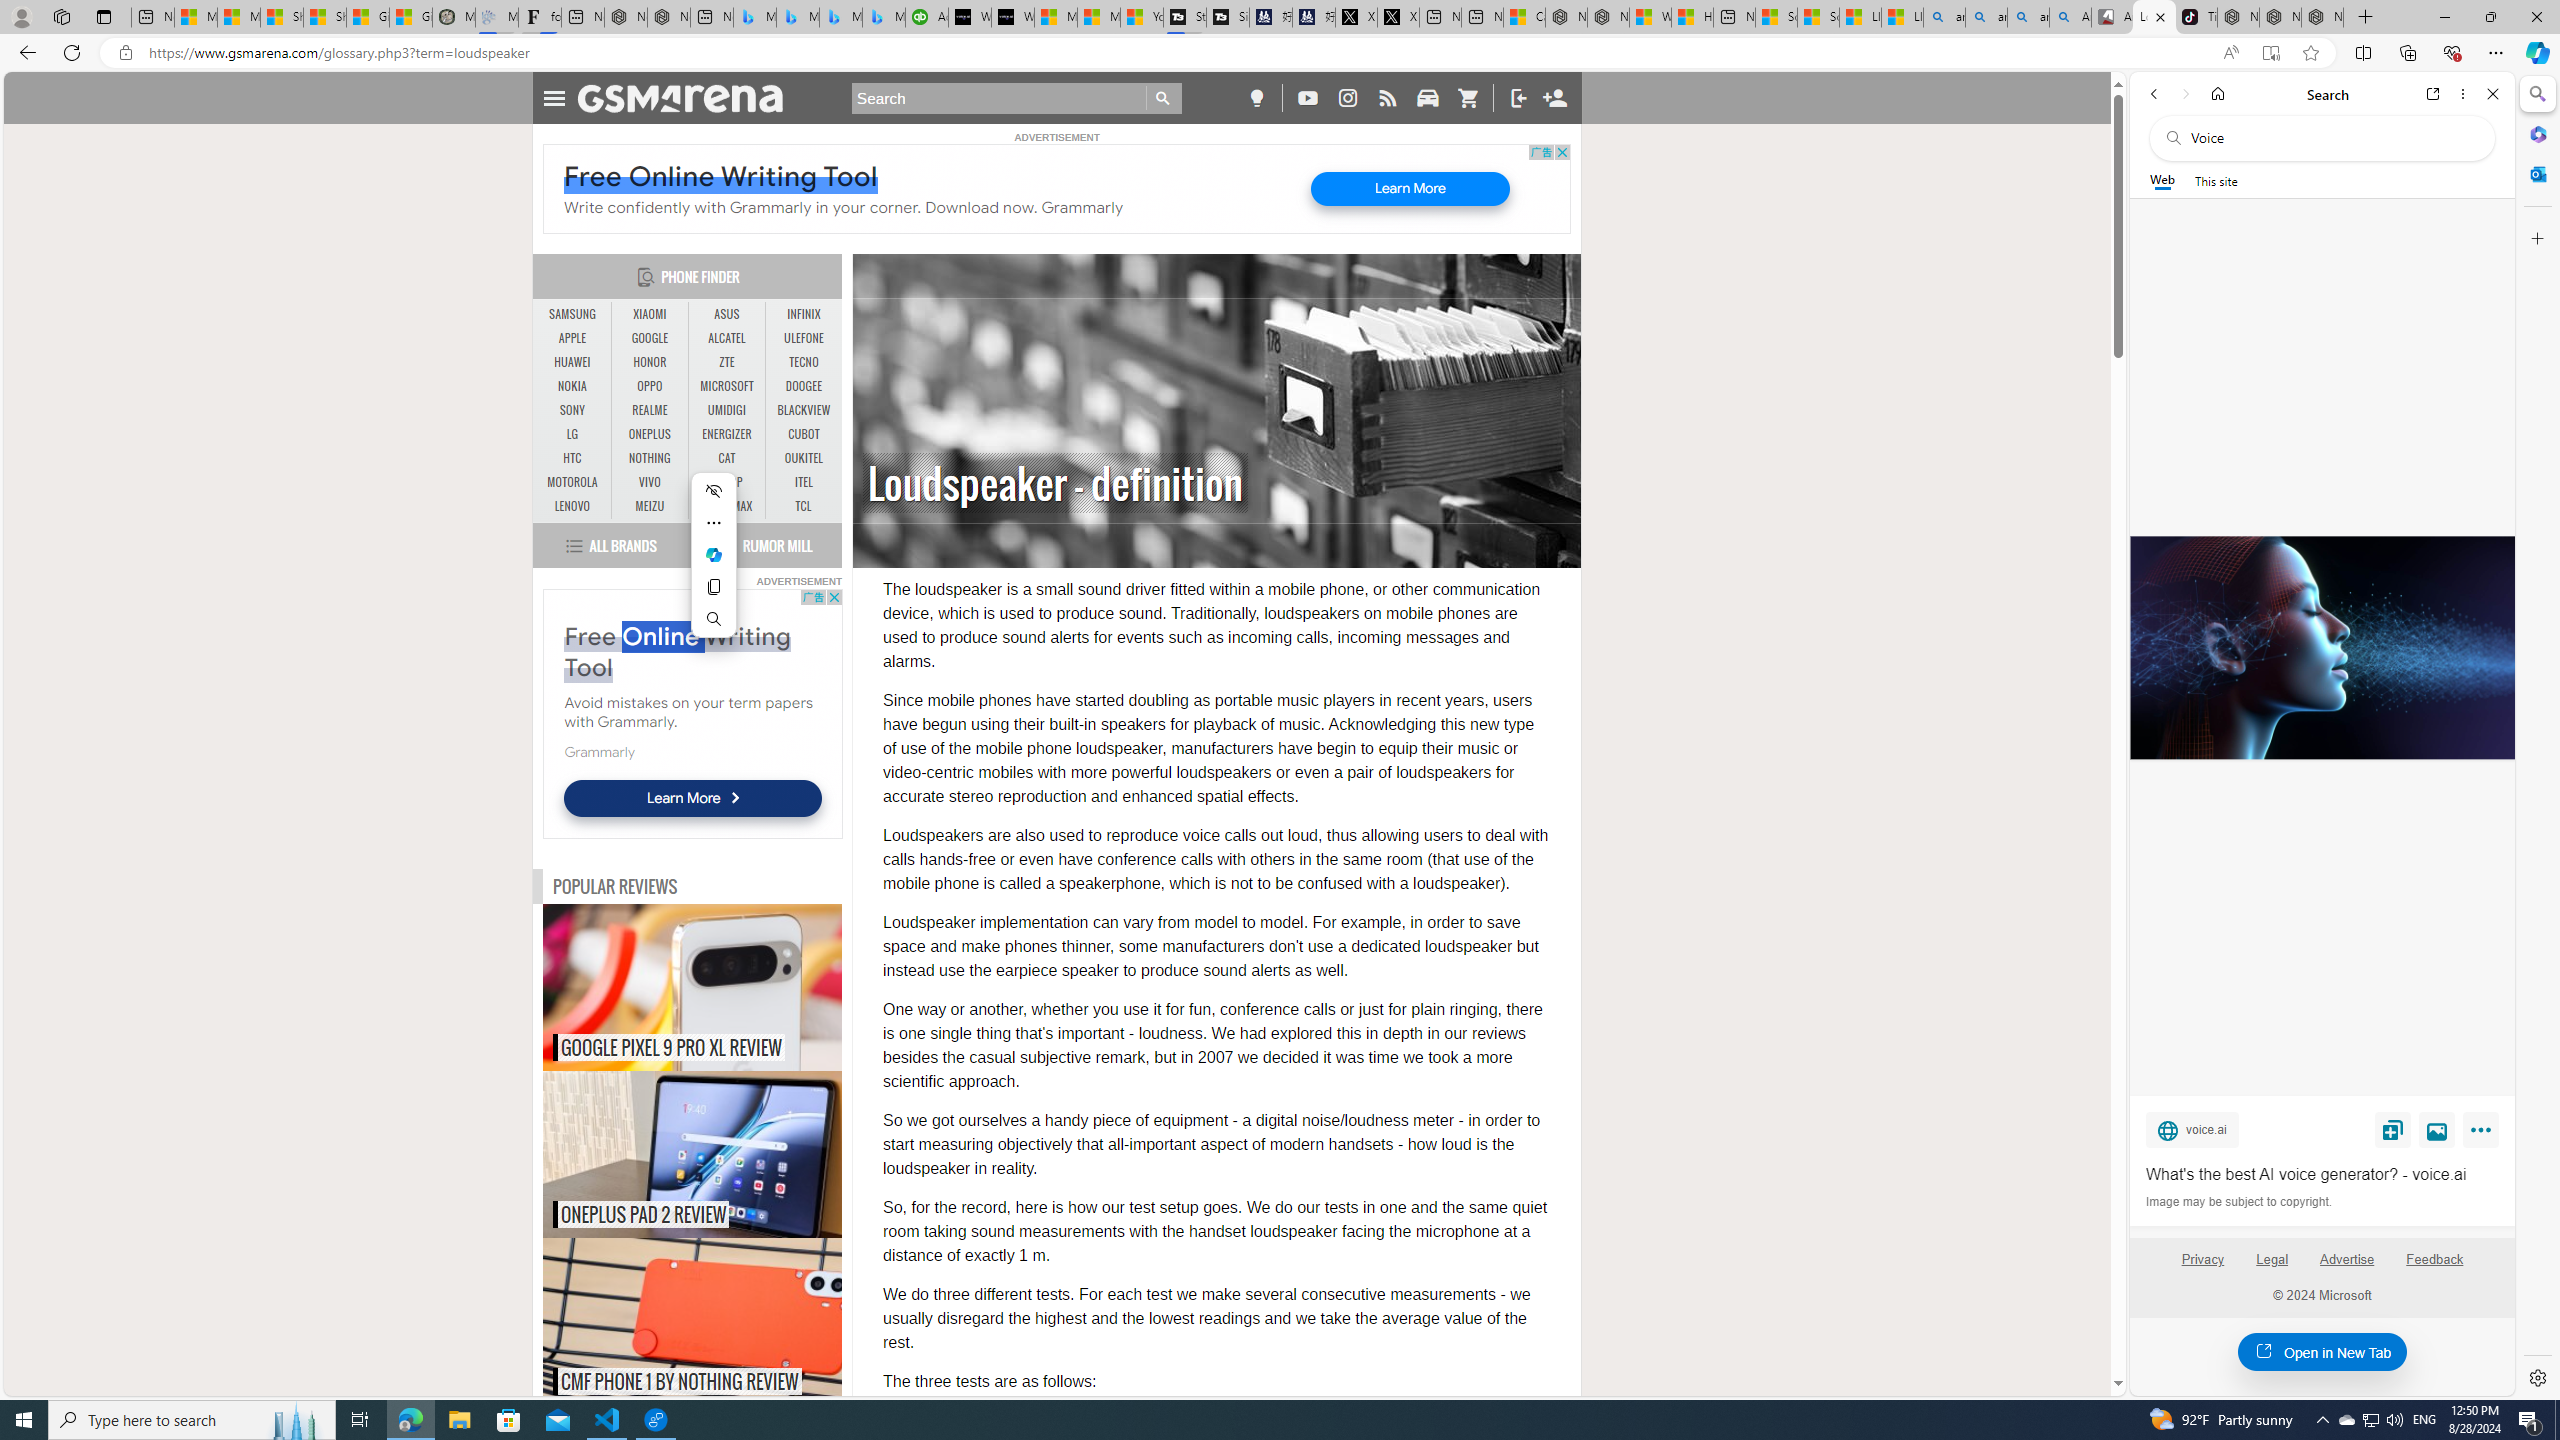 The width and height of the screenshot is (2560, 1440). I want to click on 'Outlook', so click(2535, 172).